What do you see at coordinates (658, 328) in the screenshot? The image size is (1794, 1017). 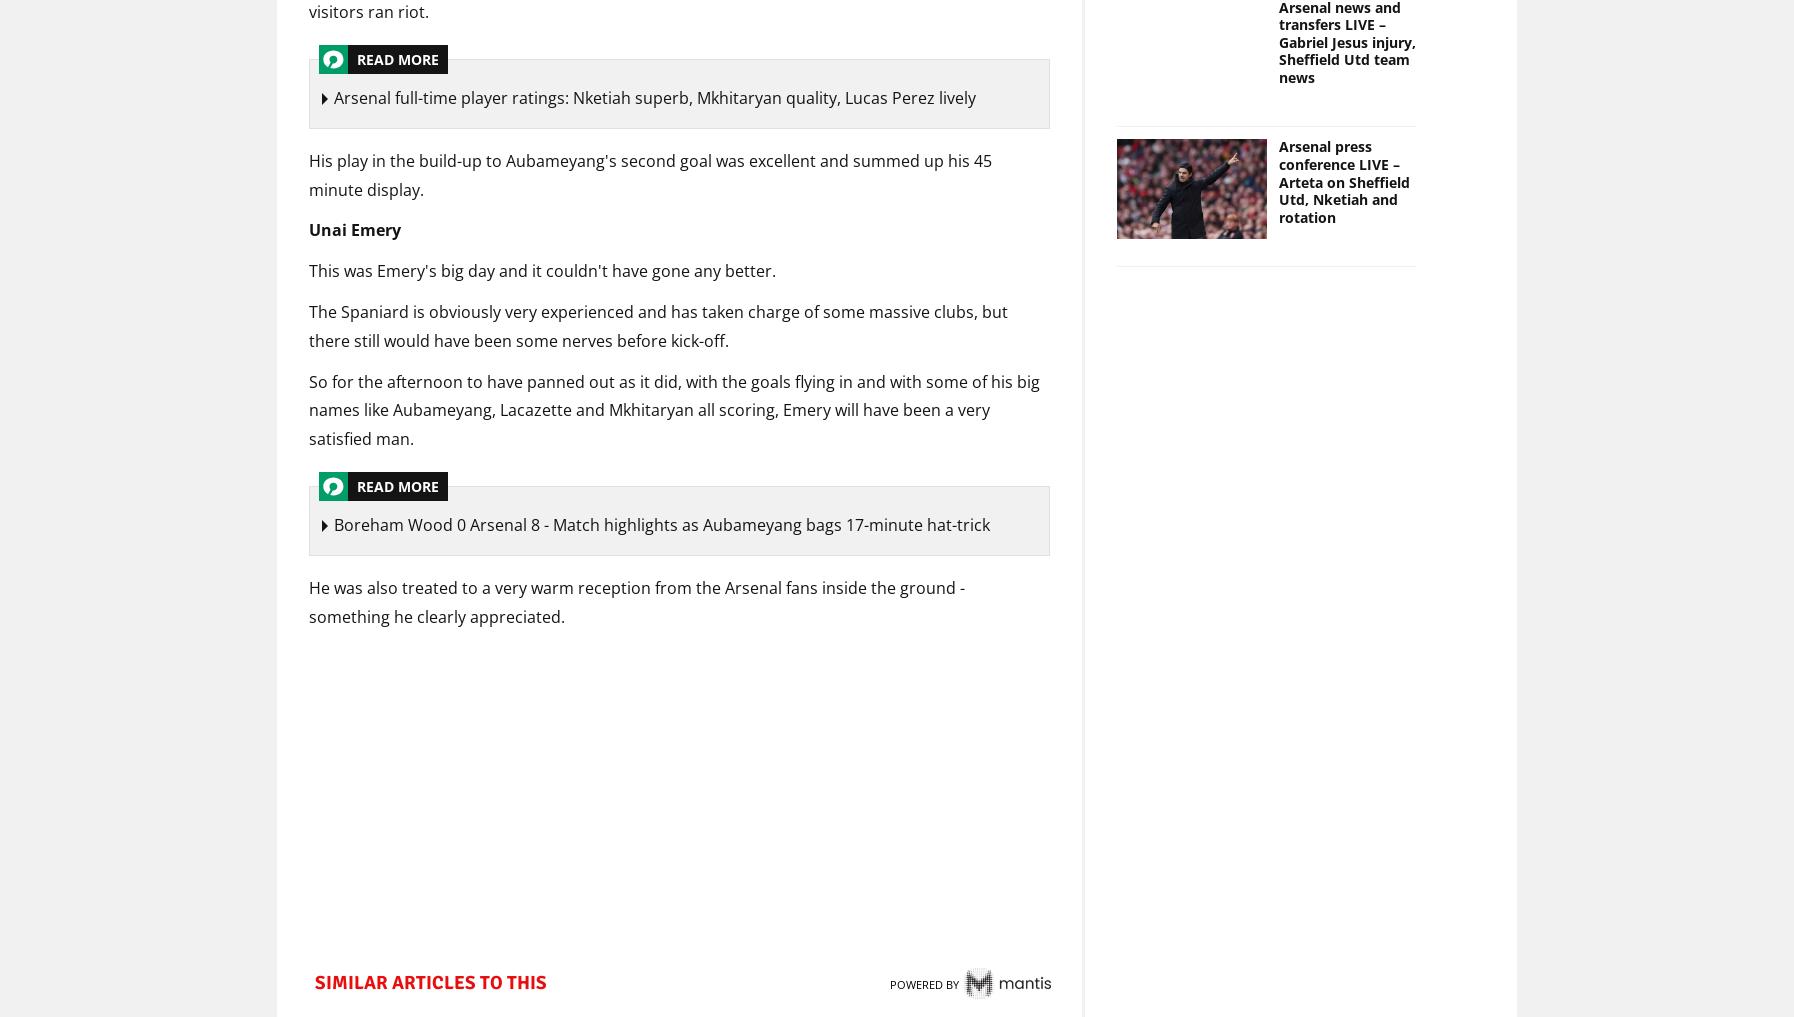 I see `'The Spaniard is obviously very experienced and has taken charge of some massive clubs, but there still would have been some nerves before kick-off.'` at bounding box center [658, 328].